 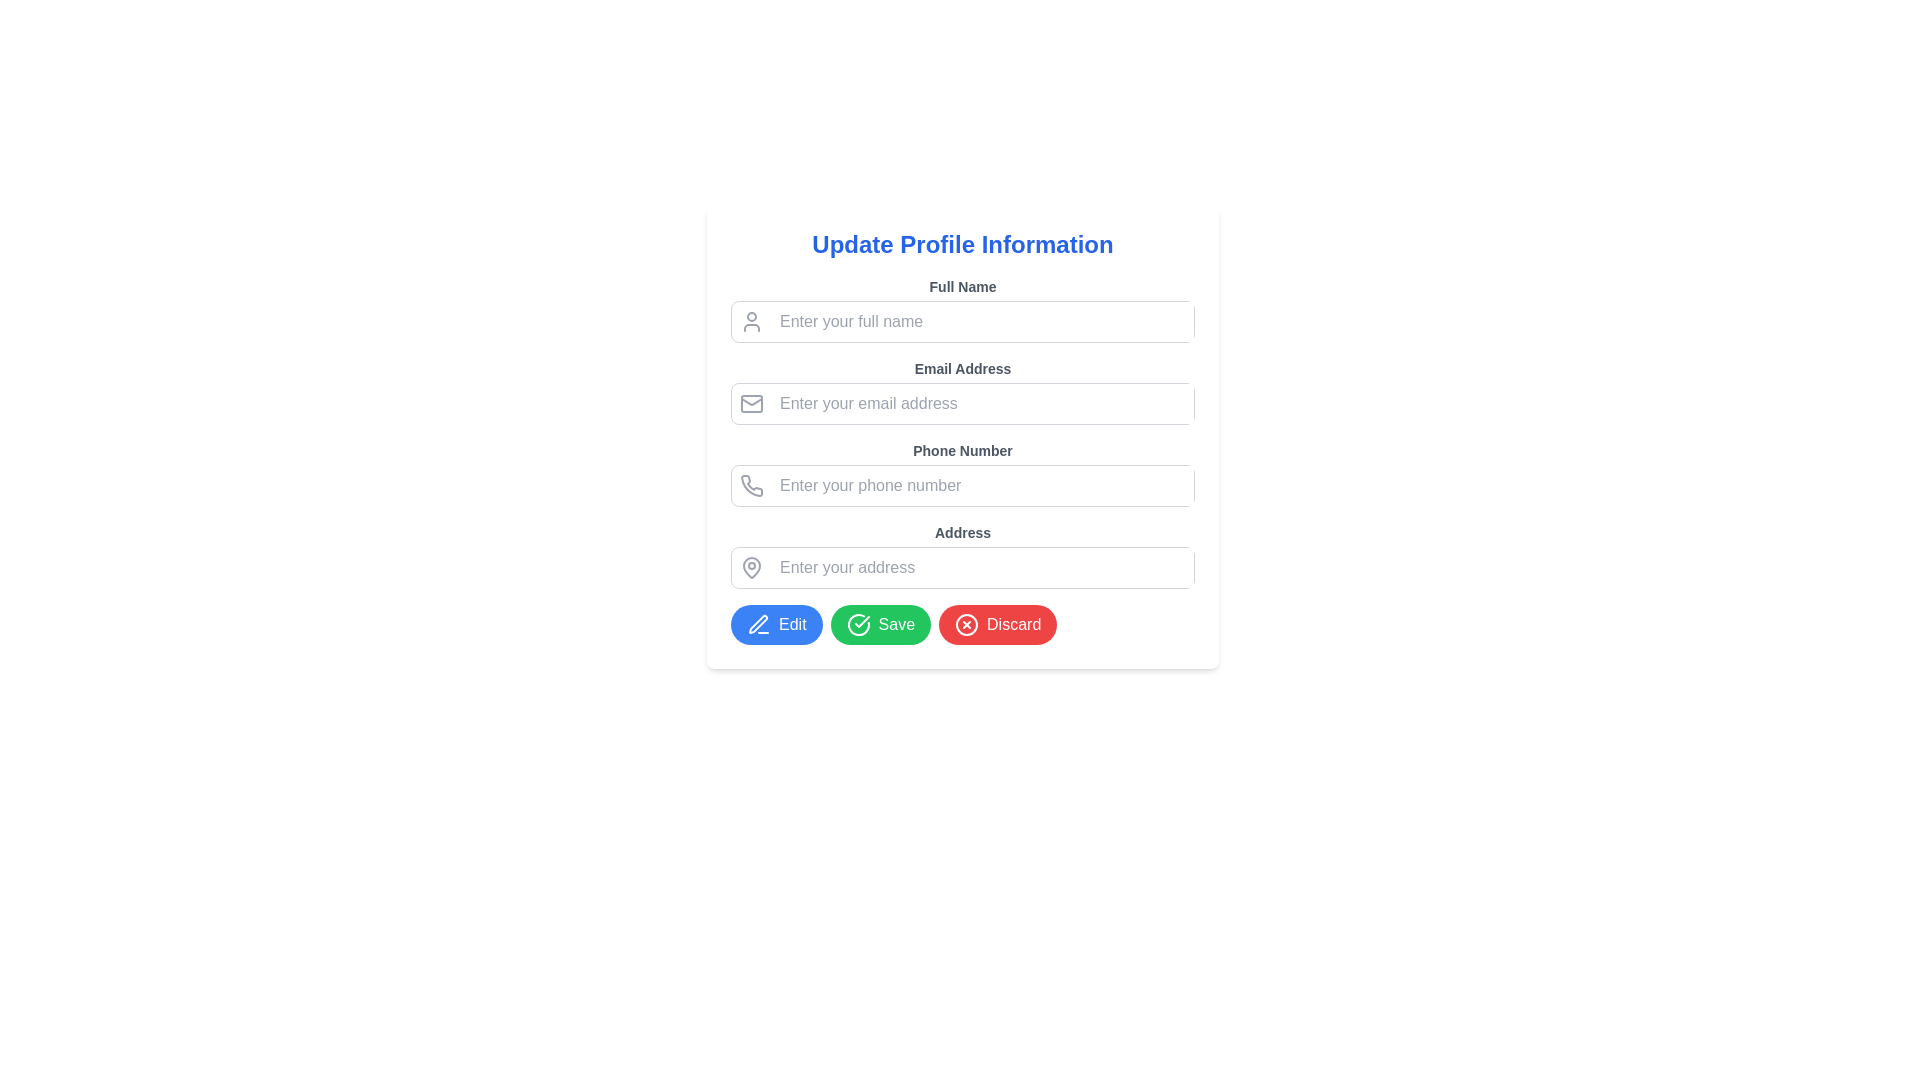 What do you see at coordinates (775, 623) in the screenshot?
I see `the 'Edit' button` at bounding box center [775, 623].